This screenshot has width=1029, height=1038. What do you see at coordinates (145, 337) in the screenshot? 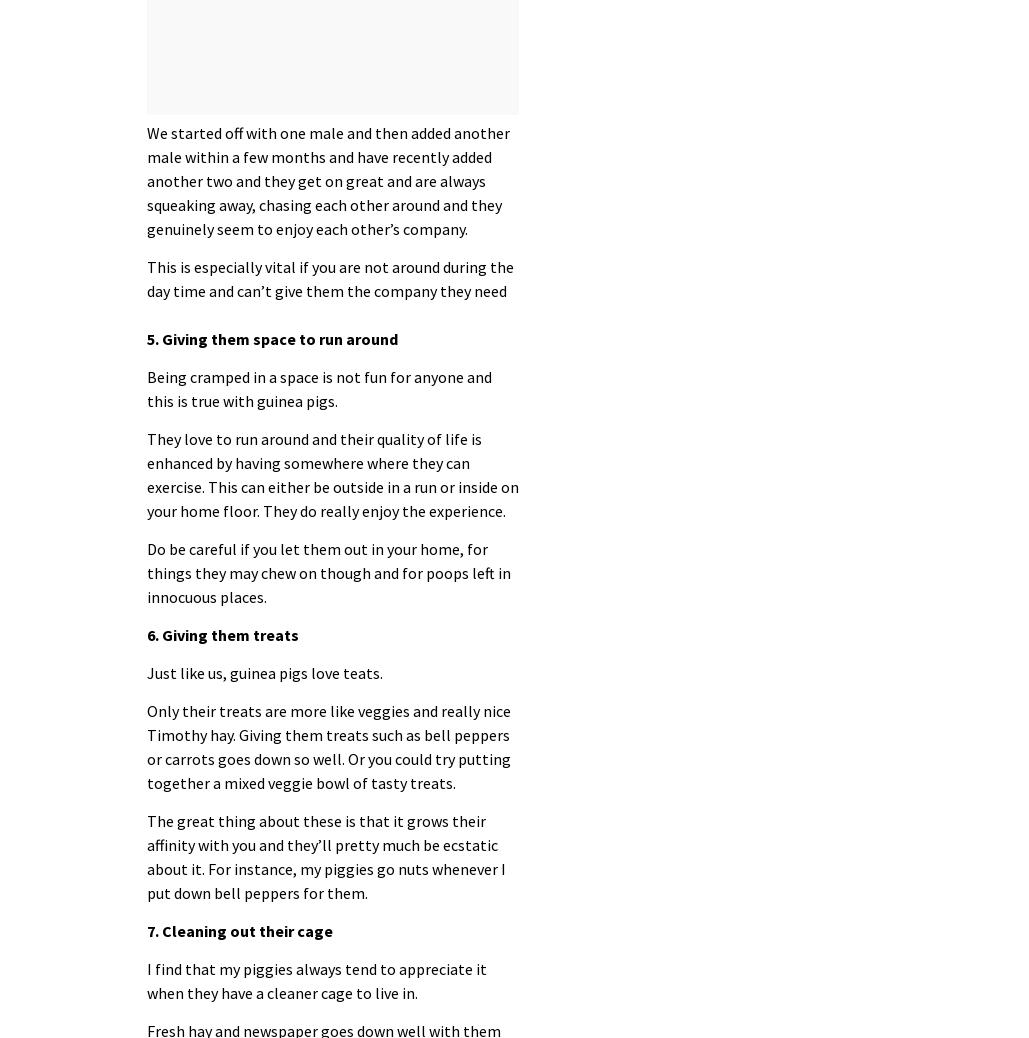
I see `'5. Giving them space to run around'` at bounding box center [145, 337].